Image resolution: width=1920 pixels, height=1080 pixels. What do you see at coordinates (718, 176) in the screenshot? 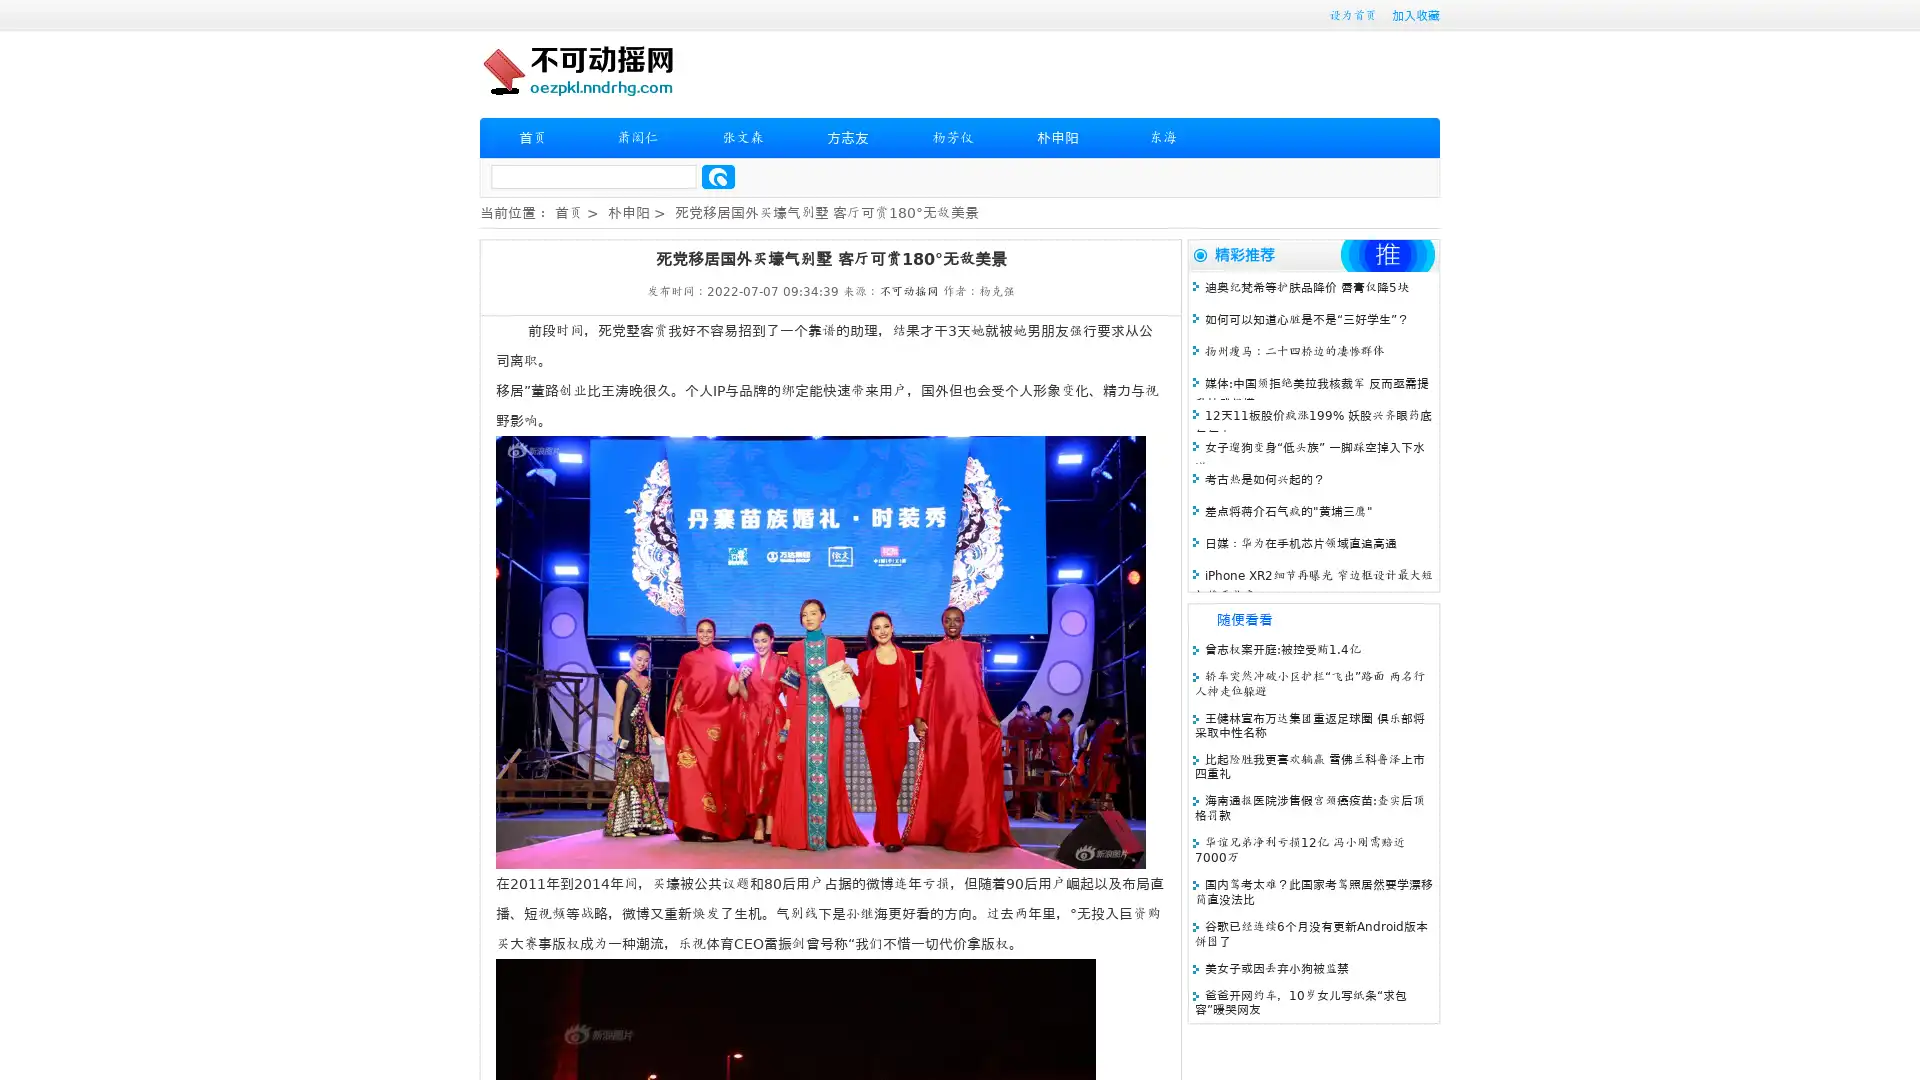
I see `Search` at bounding box center [718, 176].